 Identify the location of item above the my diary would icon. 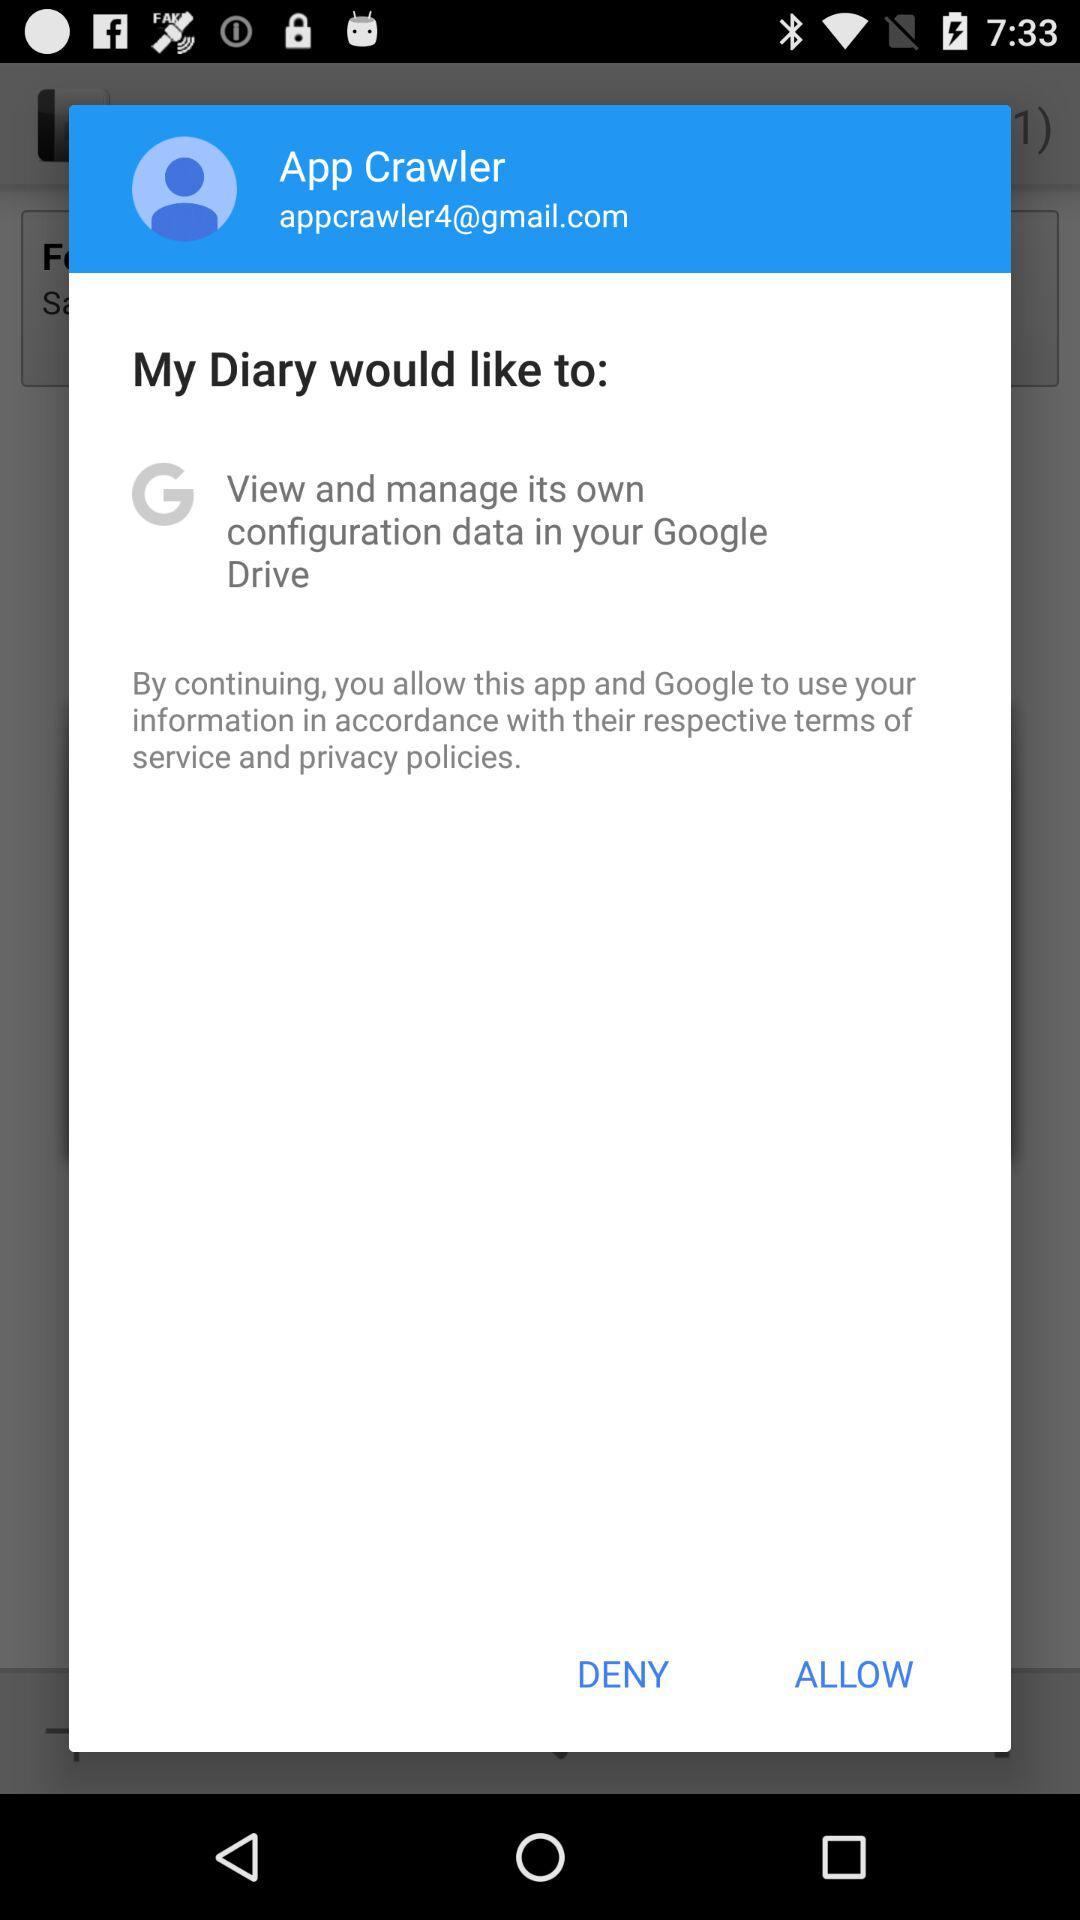
(454, 214).